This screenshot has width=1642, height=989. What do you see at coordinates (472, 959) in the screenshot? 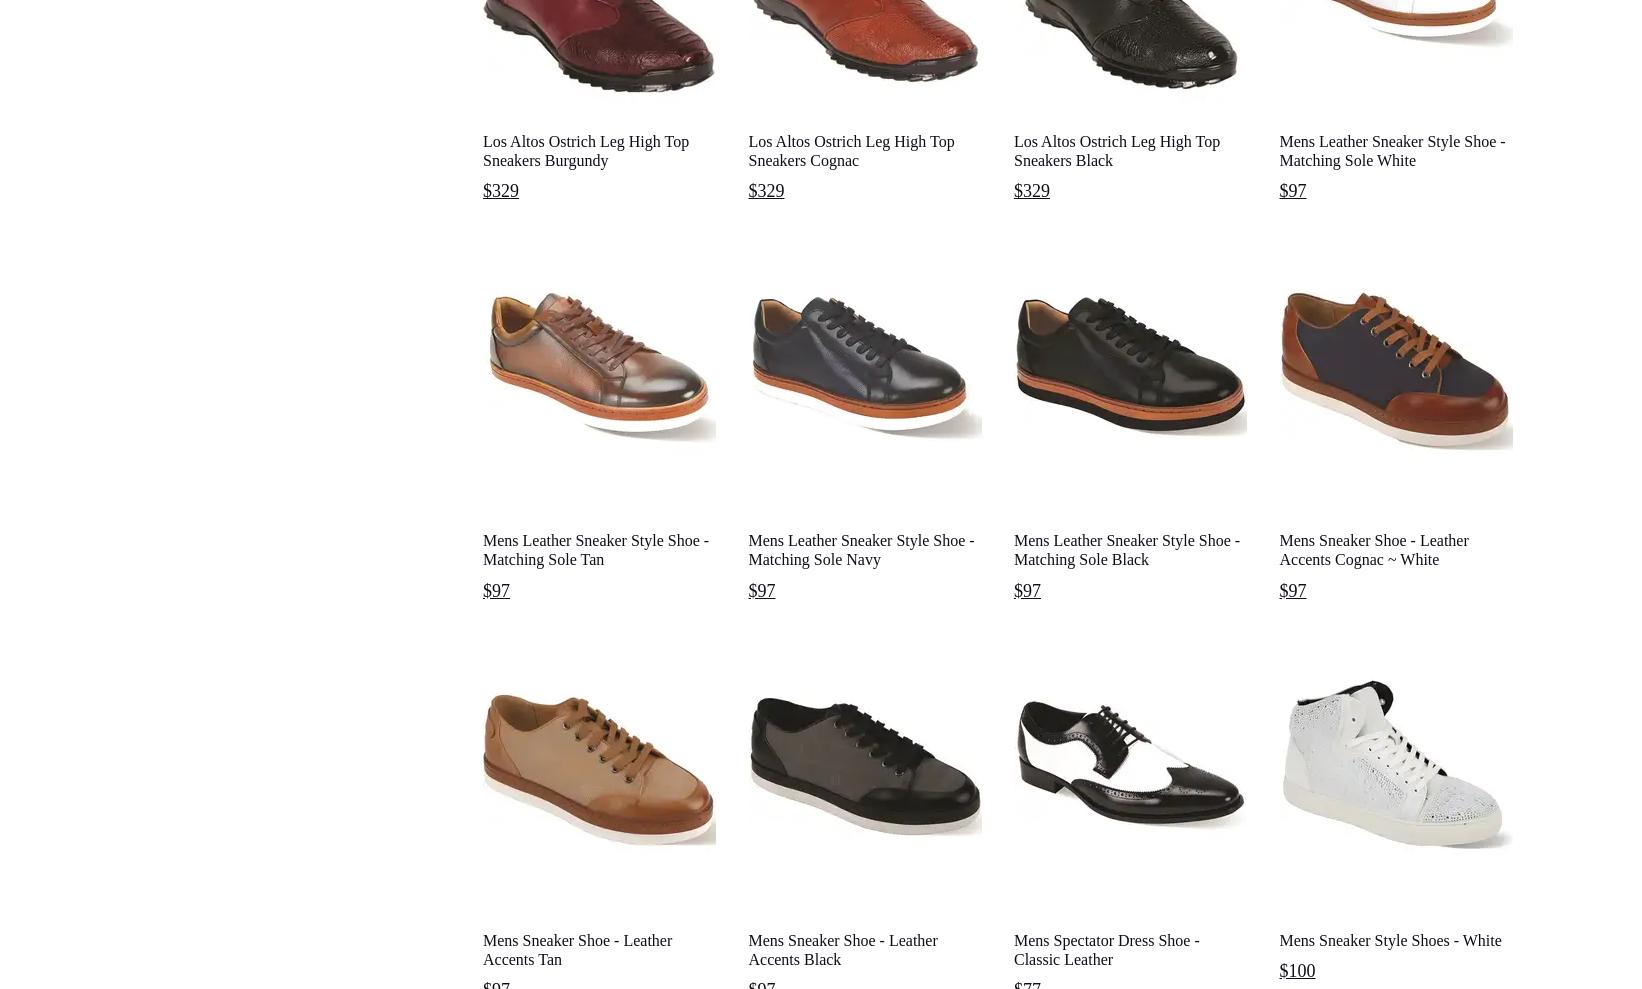
I see `'Mens Loafers'` at bounding box center [472, 959].